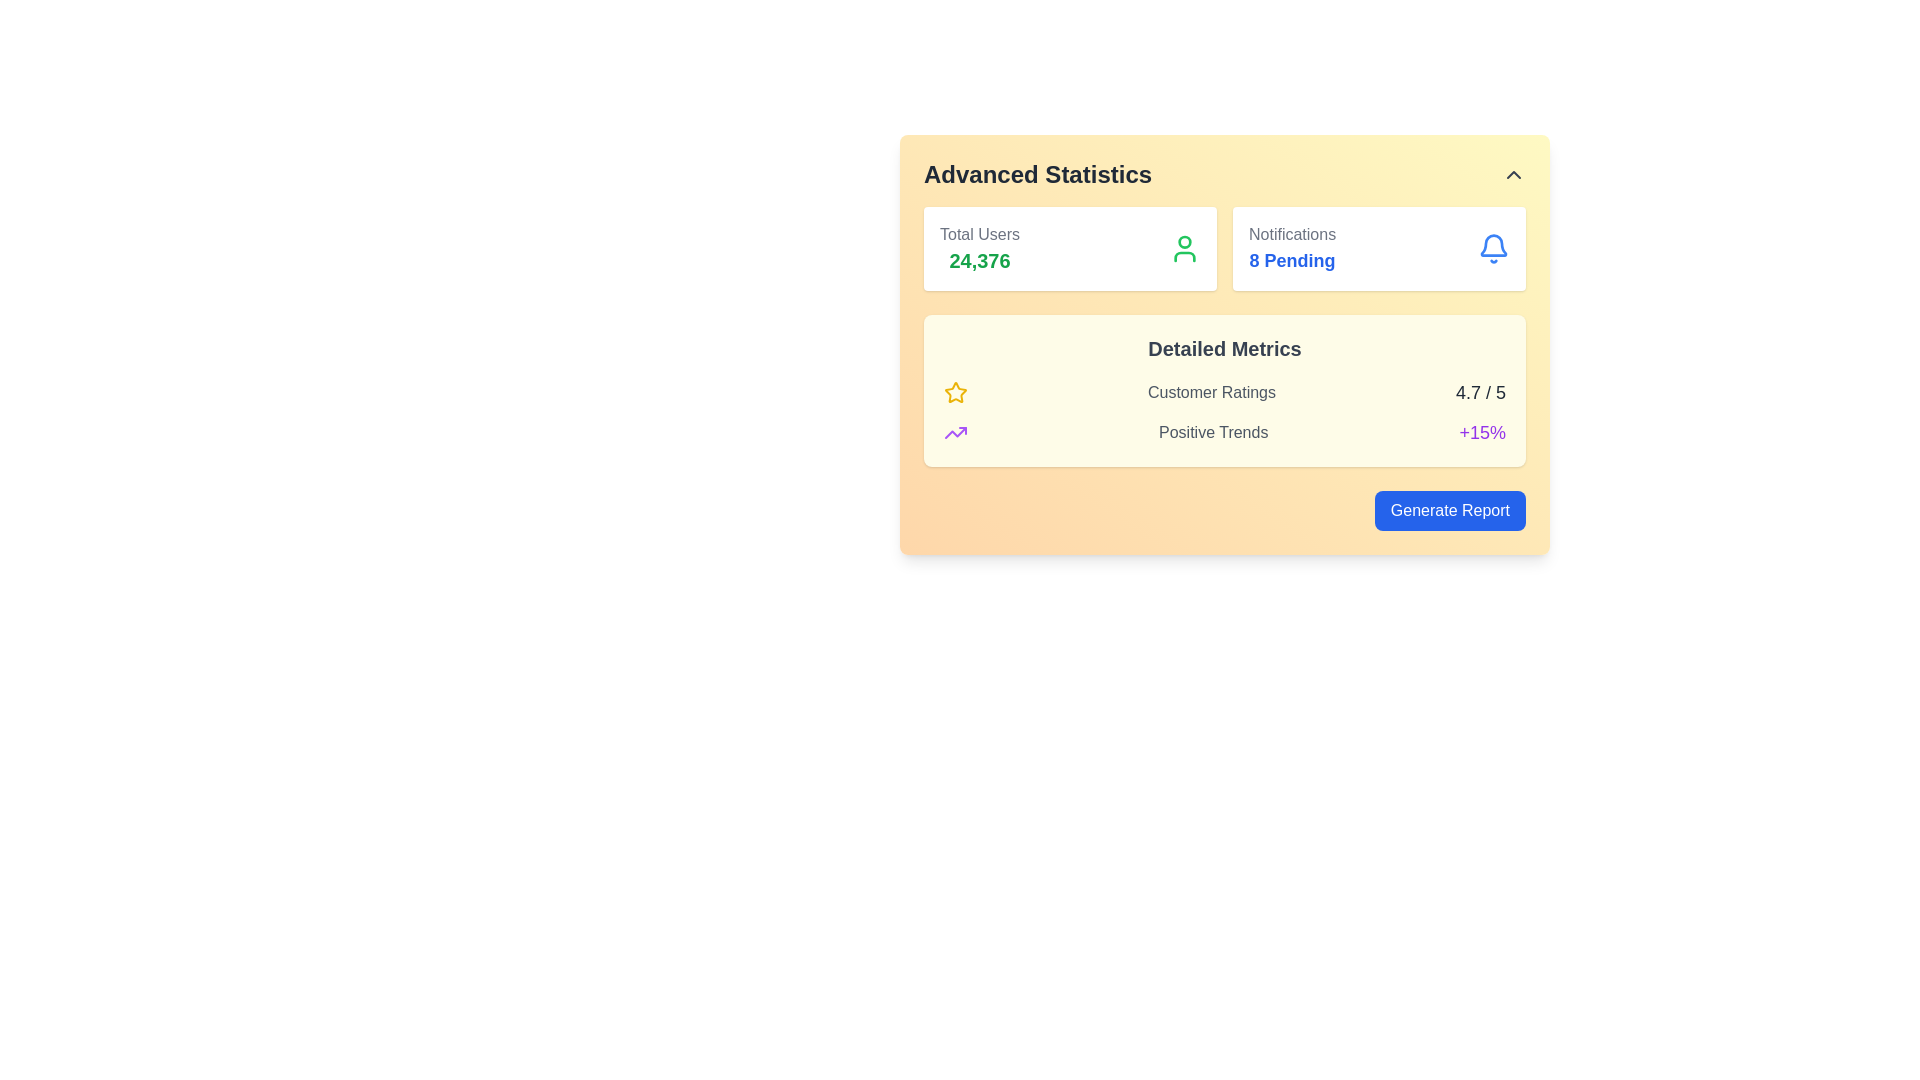 This screenshot has width=1920, height=1080. What do you see at coordinates (1185, 248) in the screenshot?
I see `the user icon in the 'Total Users' section of the 'Advanced Statistics' card, which is represented by a simplistic green human figure and is located to the right of the number '24,376'` at bounding box center [1185, 248].